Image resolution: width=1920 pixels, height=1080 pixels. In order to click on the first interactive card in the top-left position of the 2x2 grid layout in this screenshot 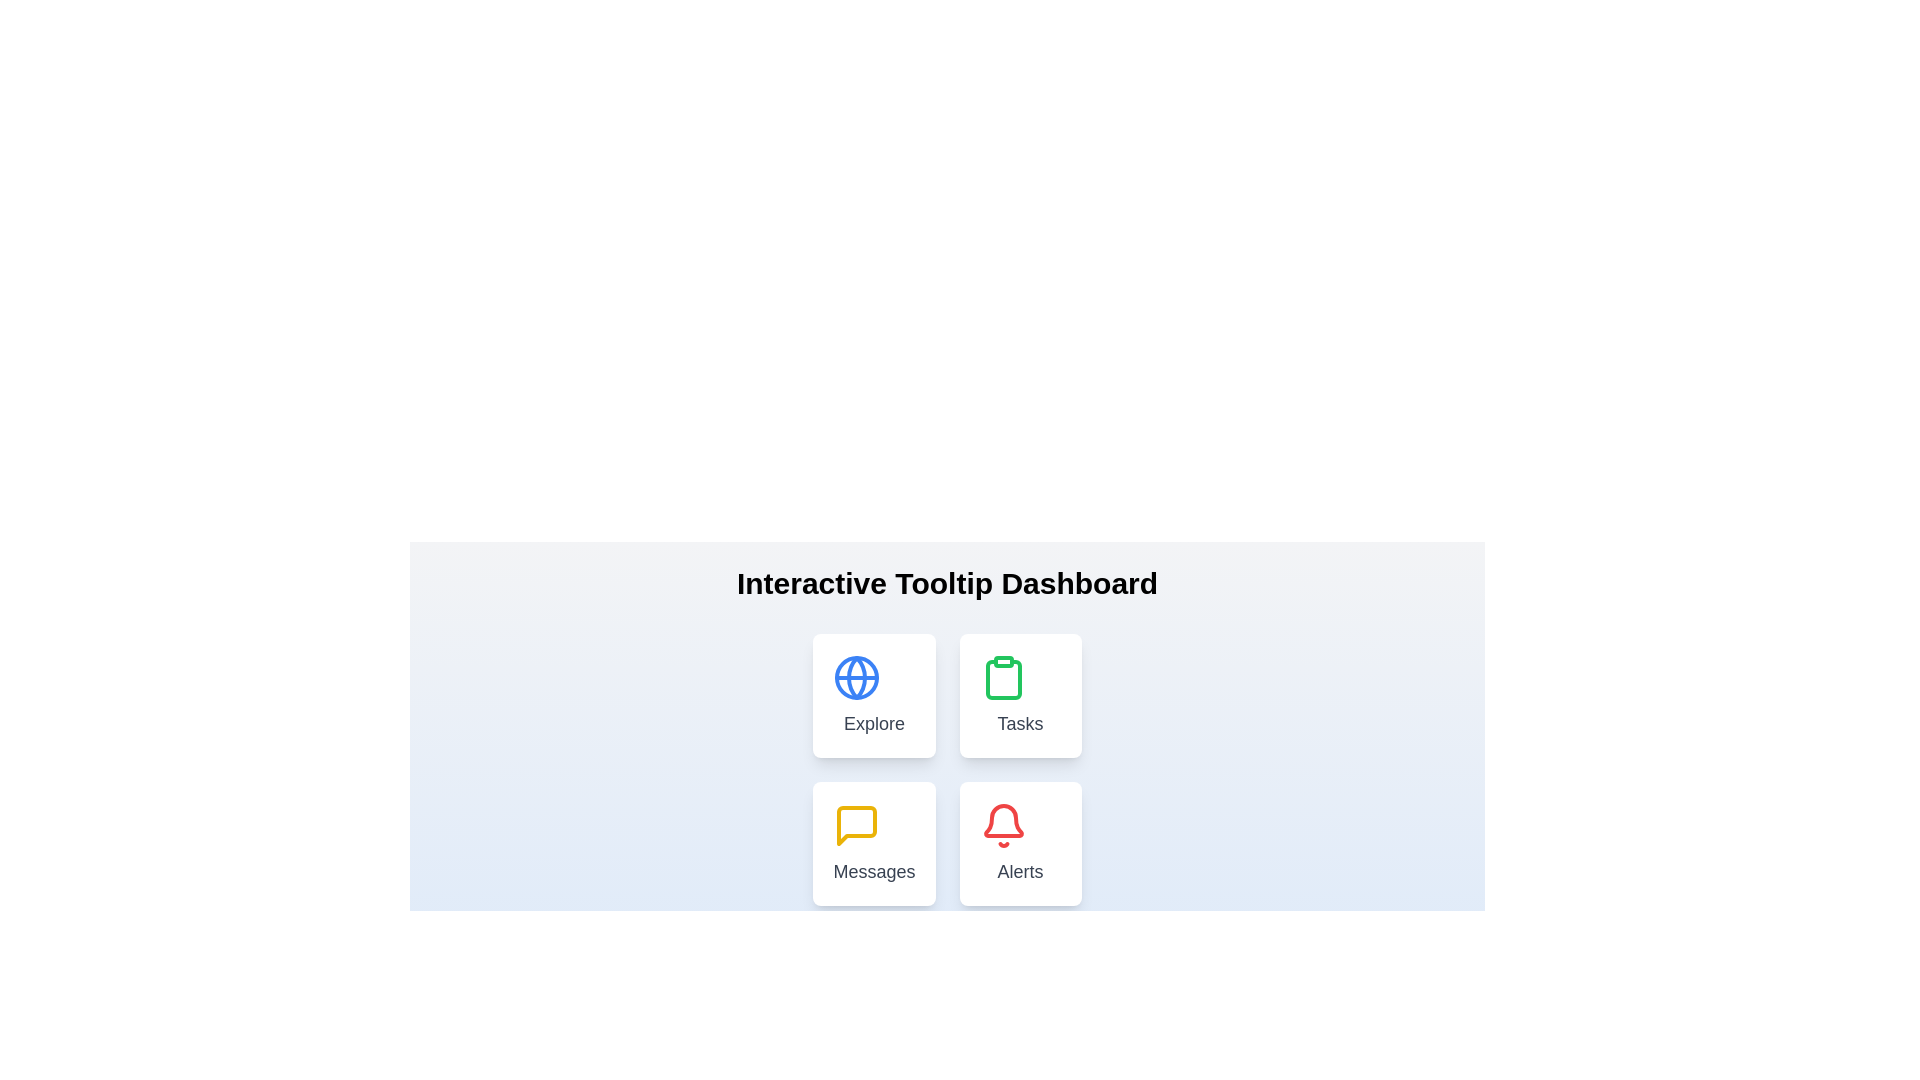, I will do `click(874, 694)`.